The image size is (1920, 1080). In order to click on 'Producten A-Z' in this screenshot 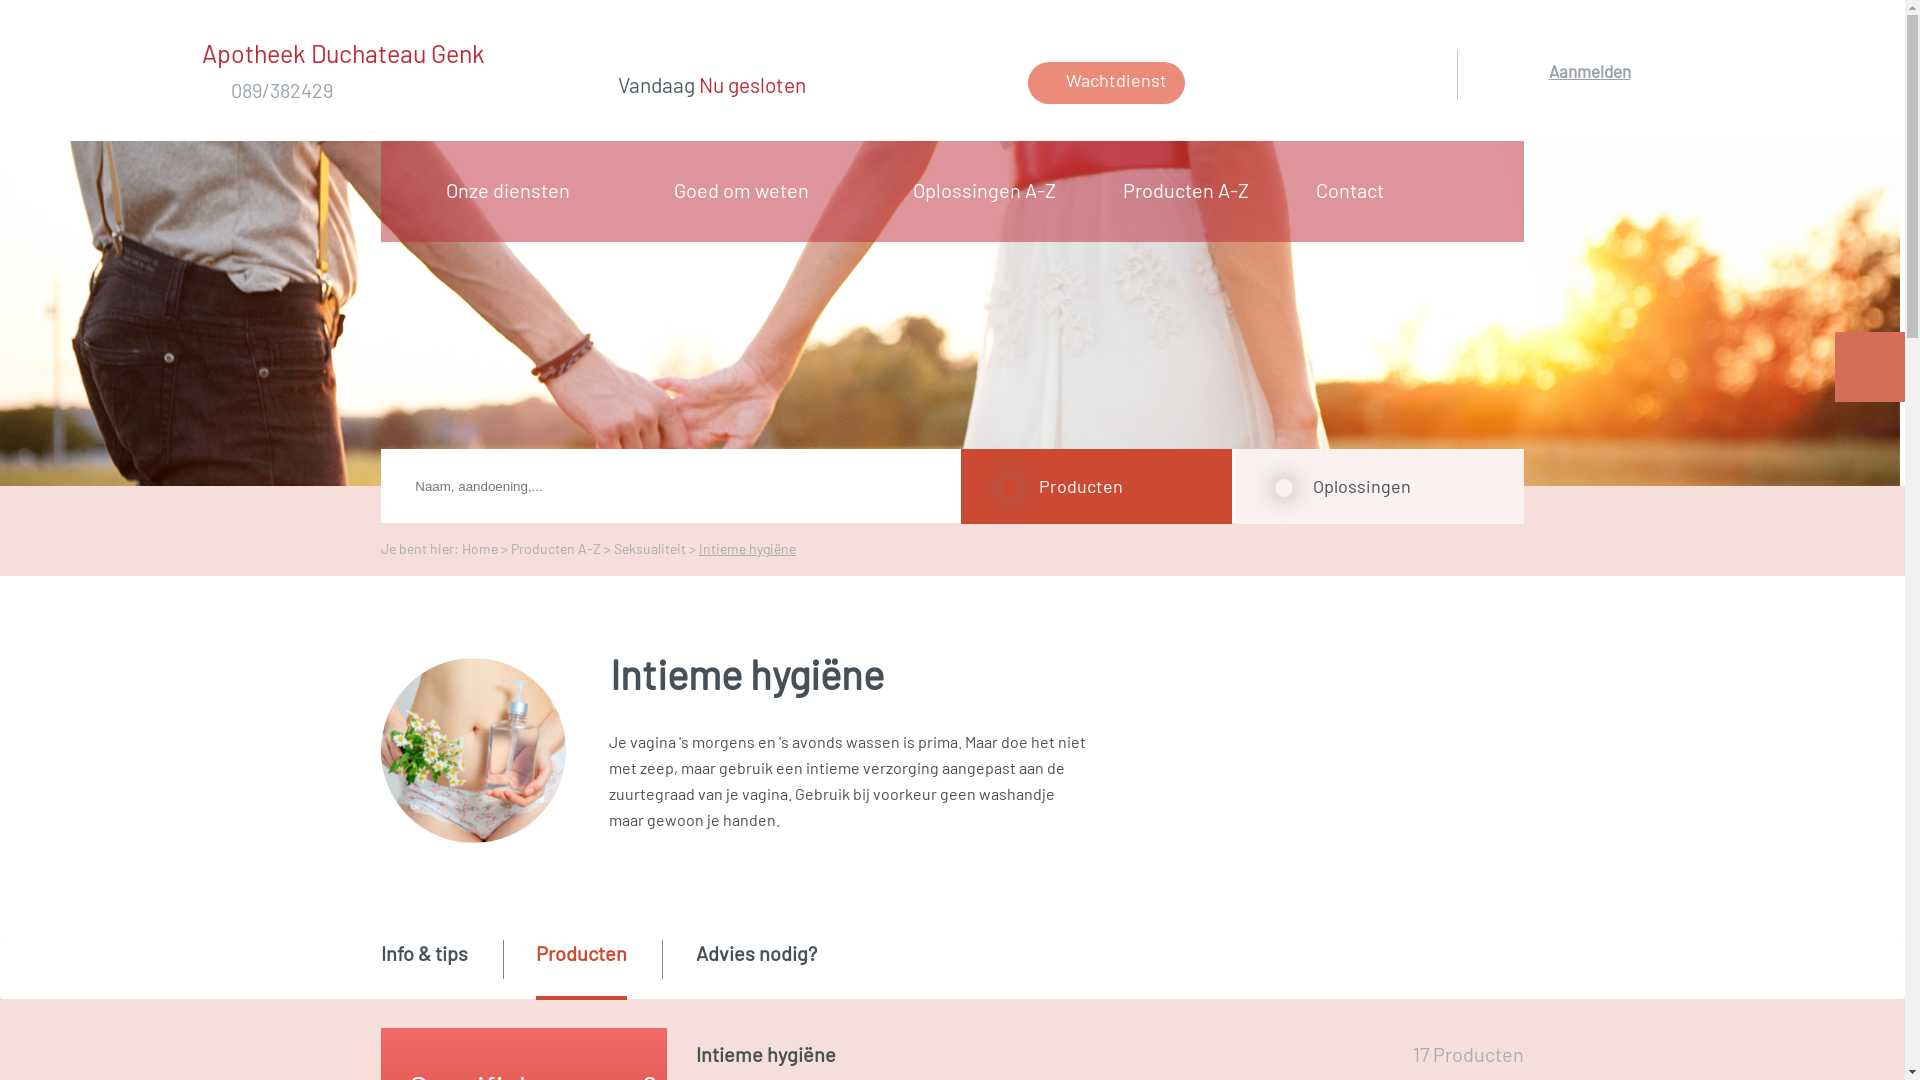, I will do `click(1192, 189)`.